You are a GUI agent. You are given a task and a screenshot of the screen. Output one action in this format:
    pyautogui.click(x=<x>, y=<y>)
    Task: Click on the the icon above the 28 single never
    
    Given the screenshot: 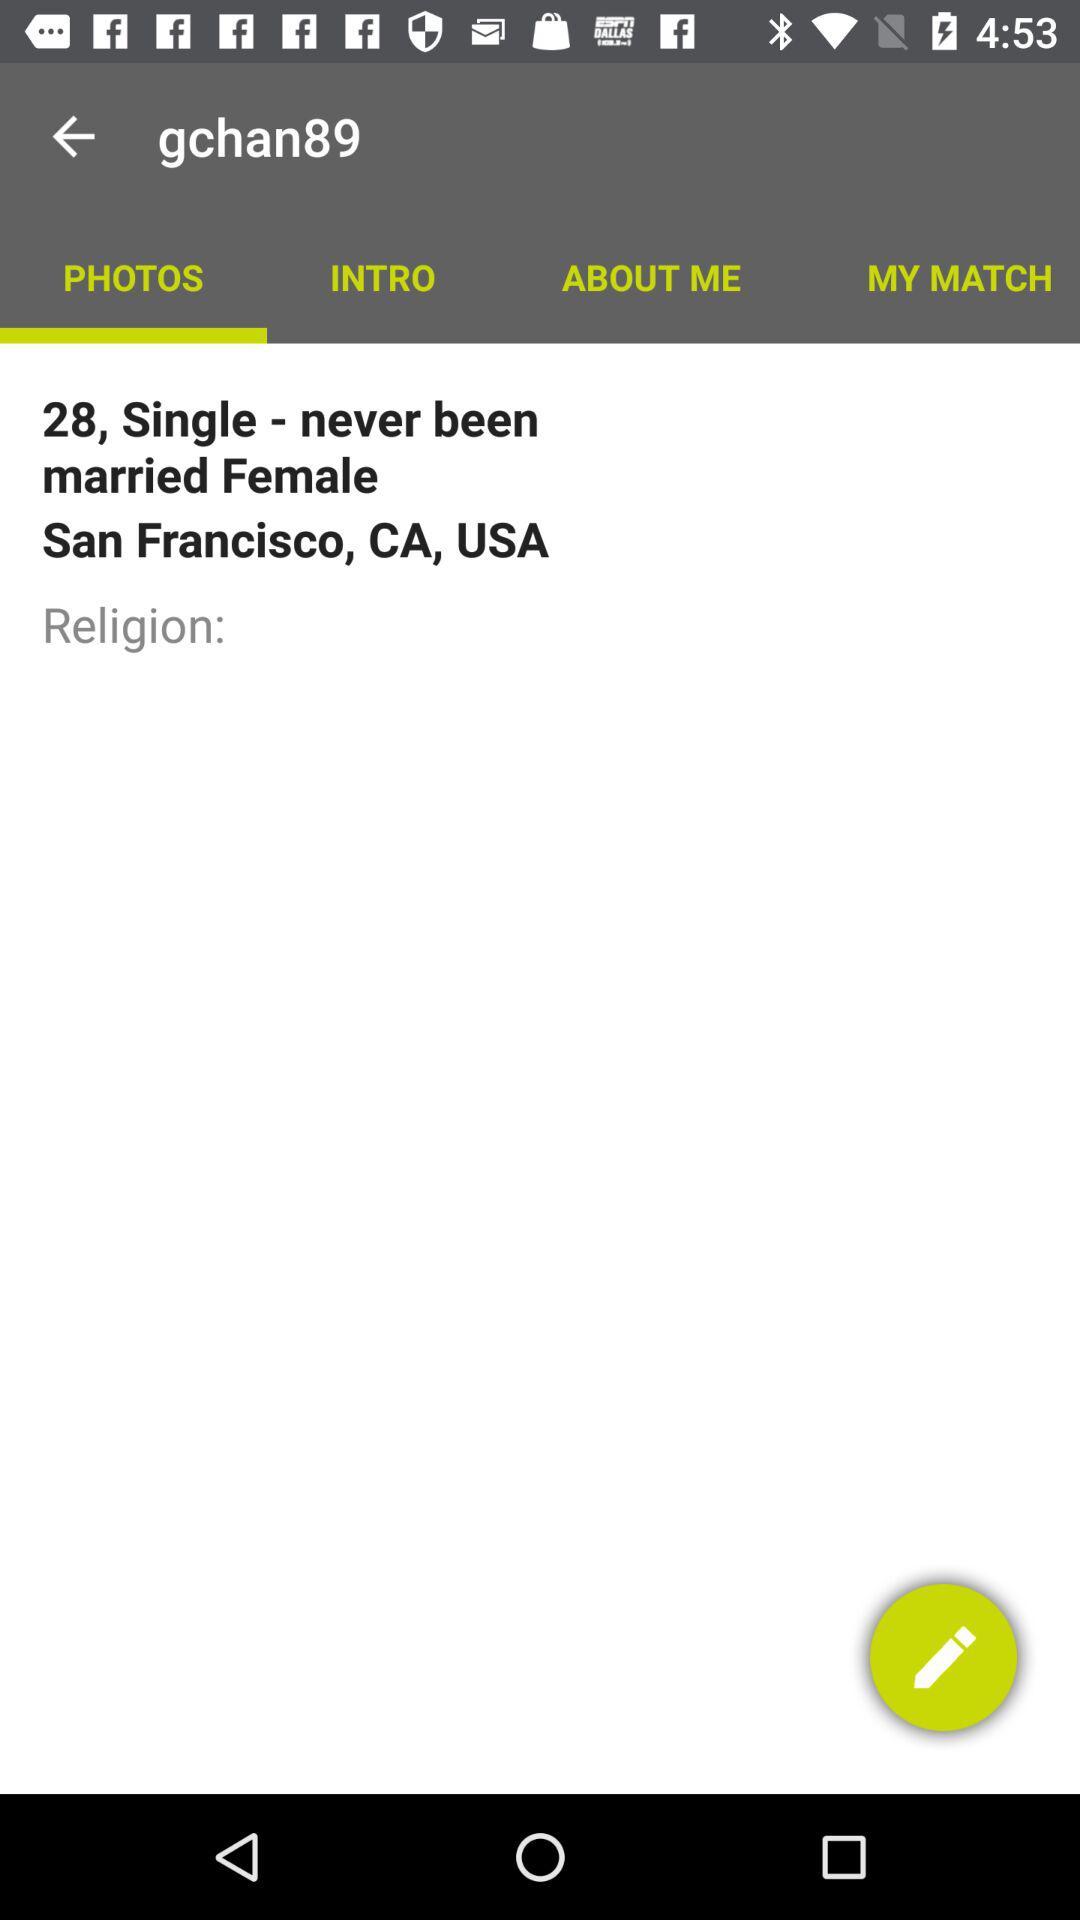 What is the action you would take?
    pyautogui.click(x=651, y=275)
    